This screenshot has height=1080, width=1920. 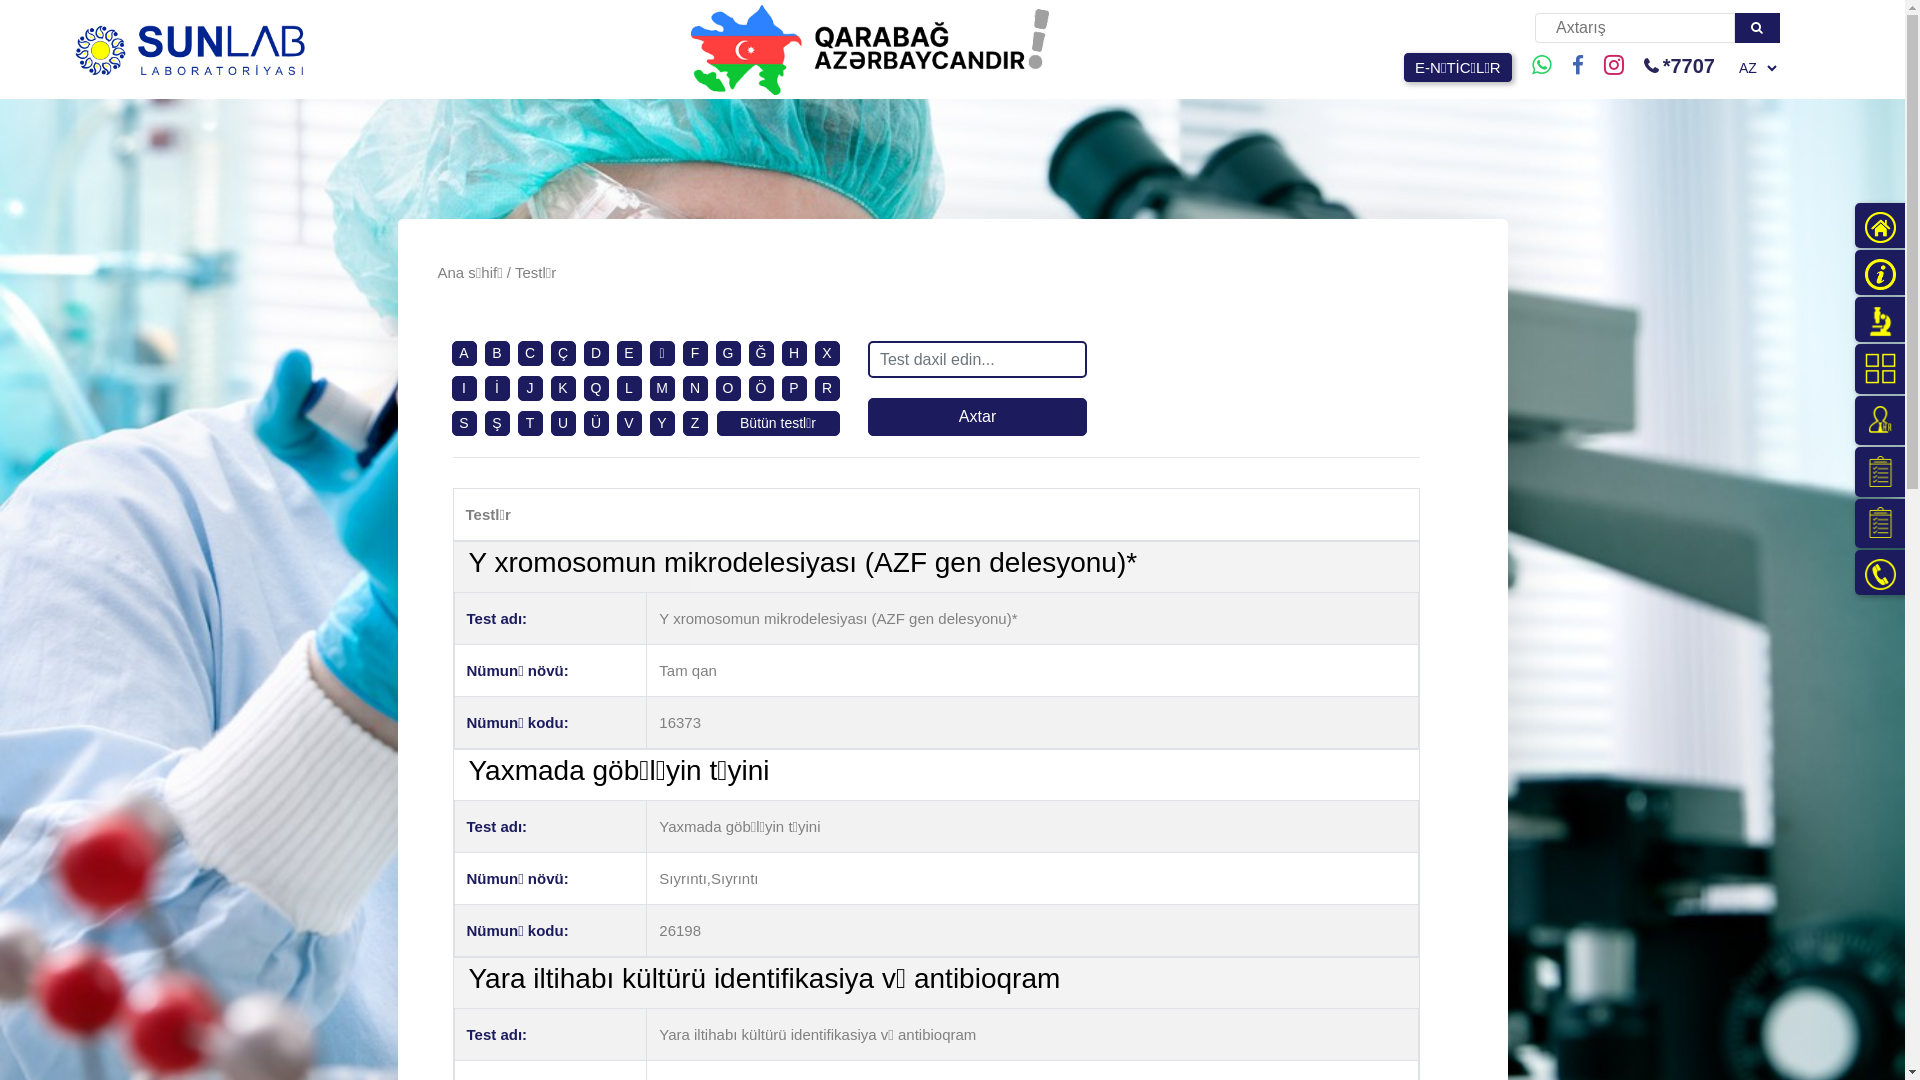 What do you see at coordinates (826, 388) in the screenshot?
I see `'R'` at bounding box center [826, 388].